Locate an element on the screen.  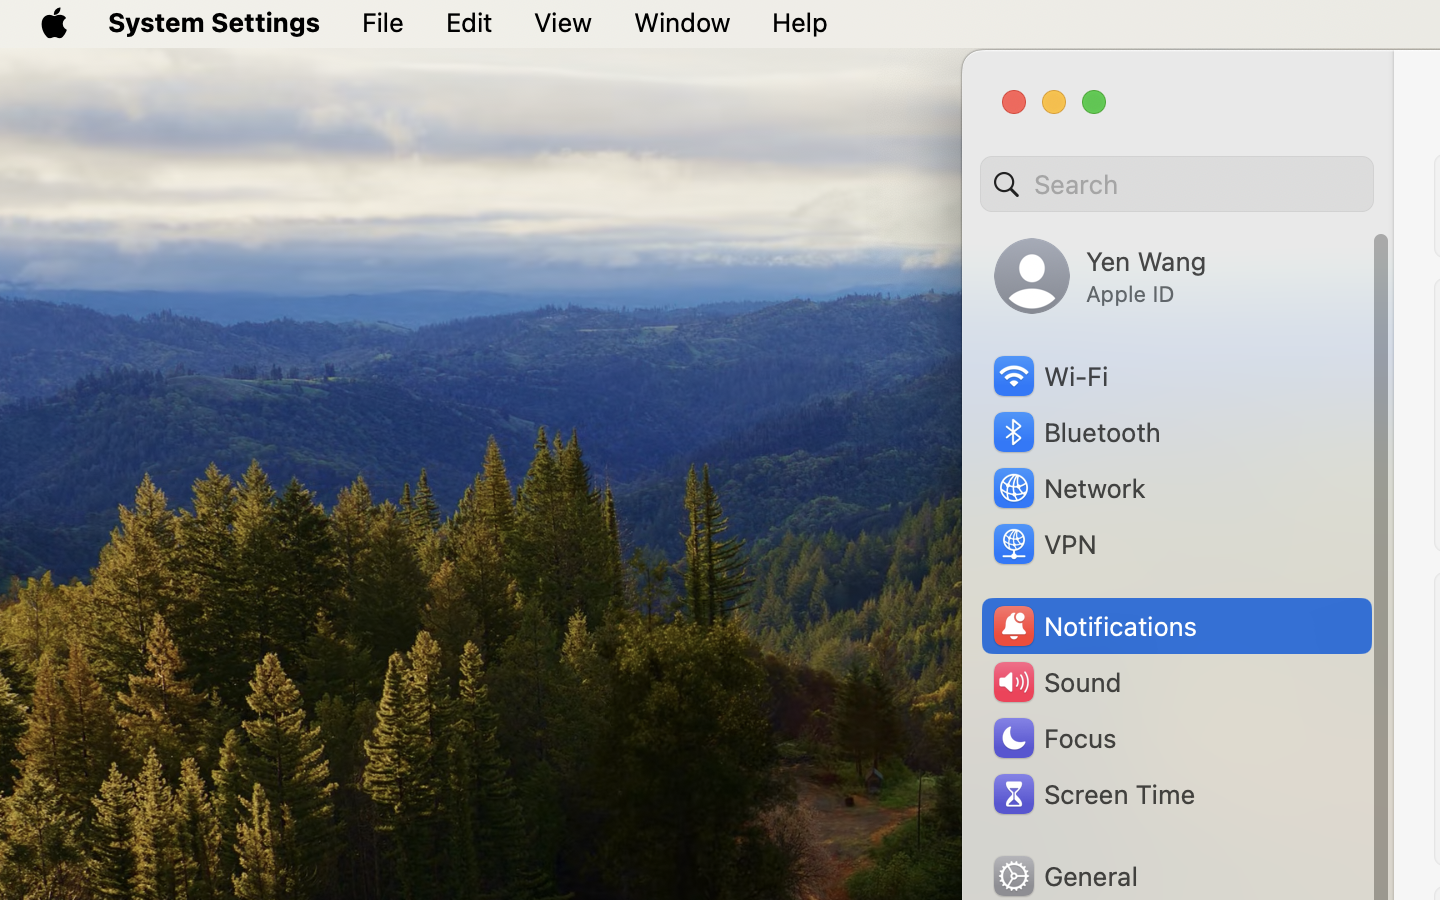
'Screen Time' is located at coordinates (1091, 793).